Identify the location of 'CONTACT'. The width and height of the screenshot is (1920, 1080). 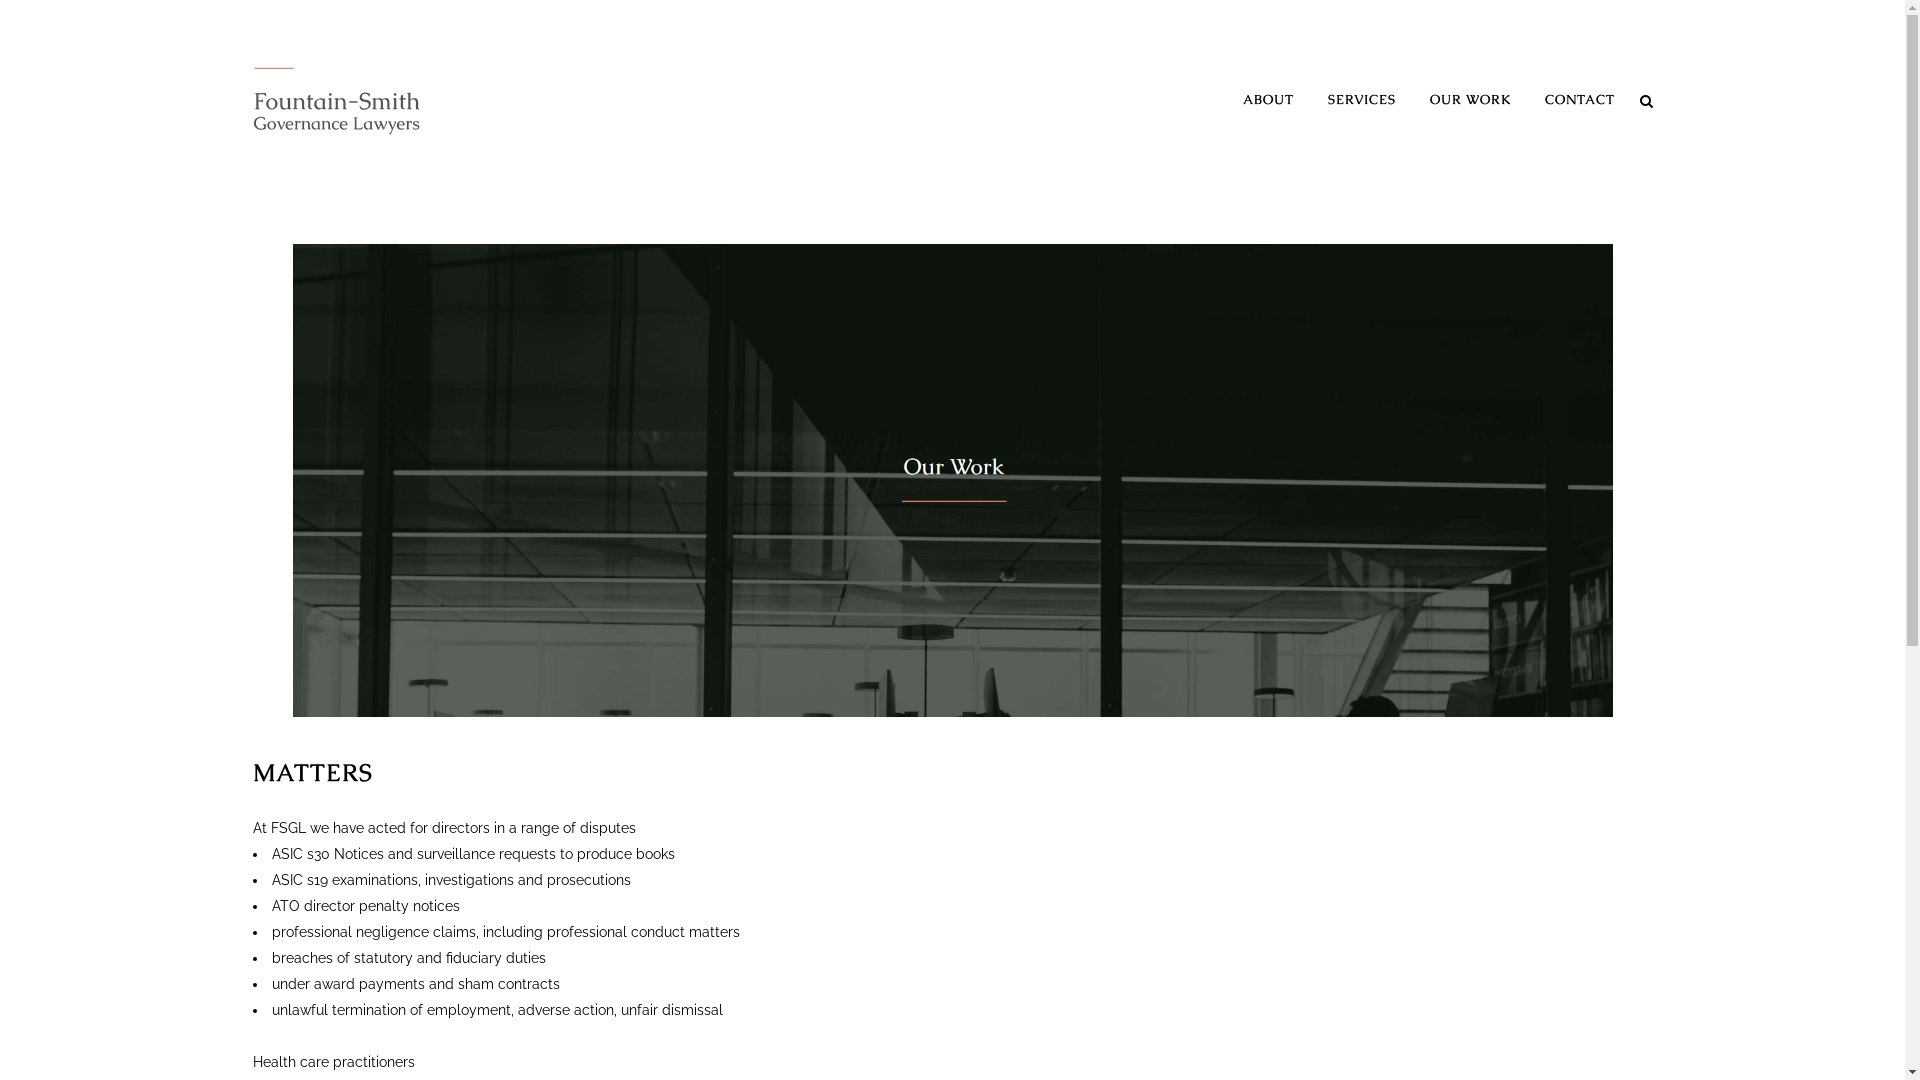
(1578, 100).